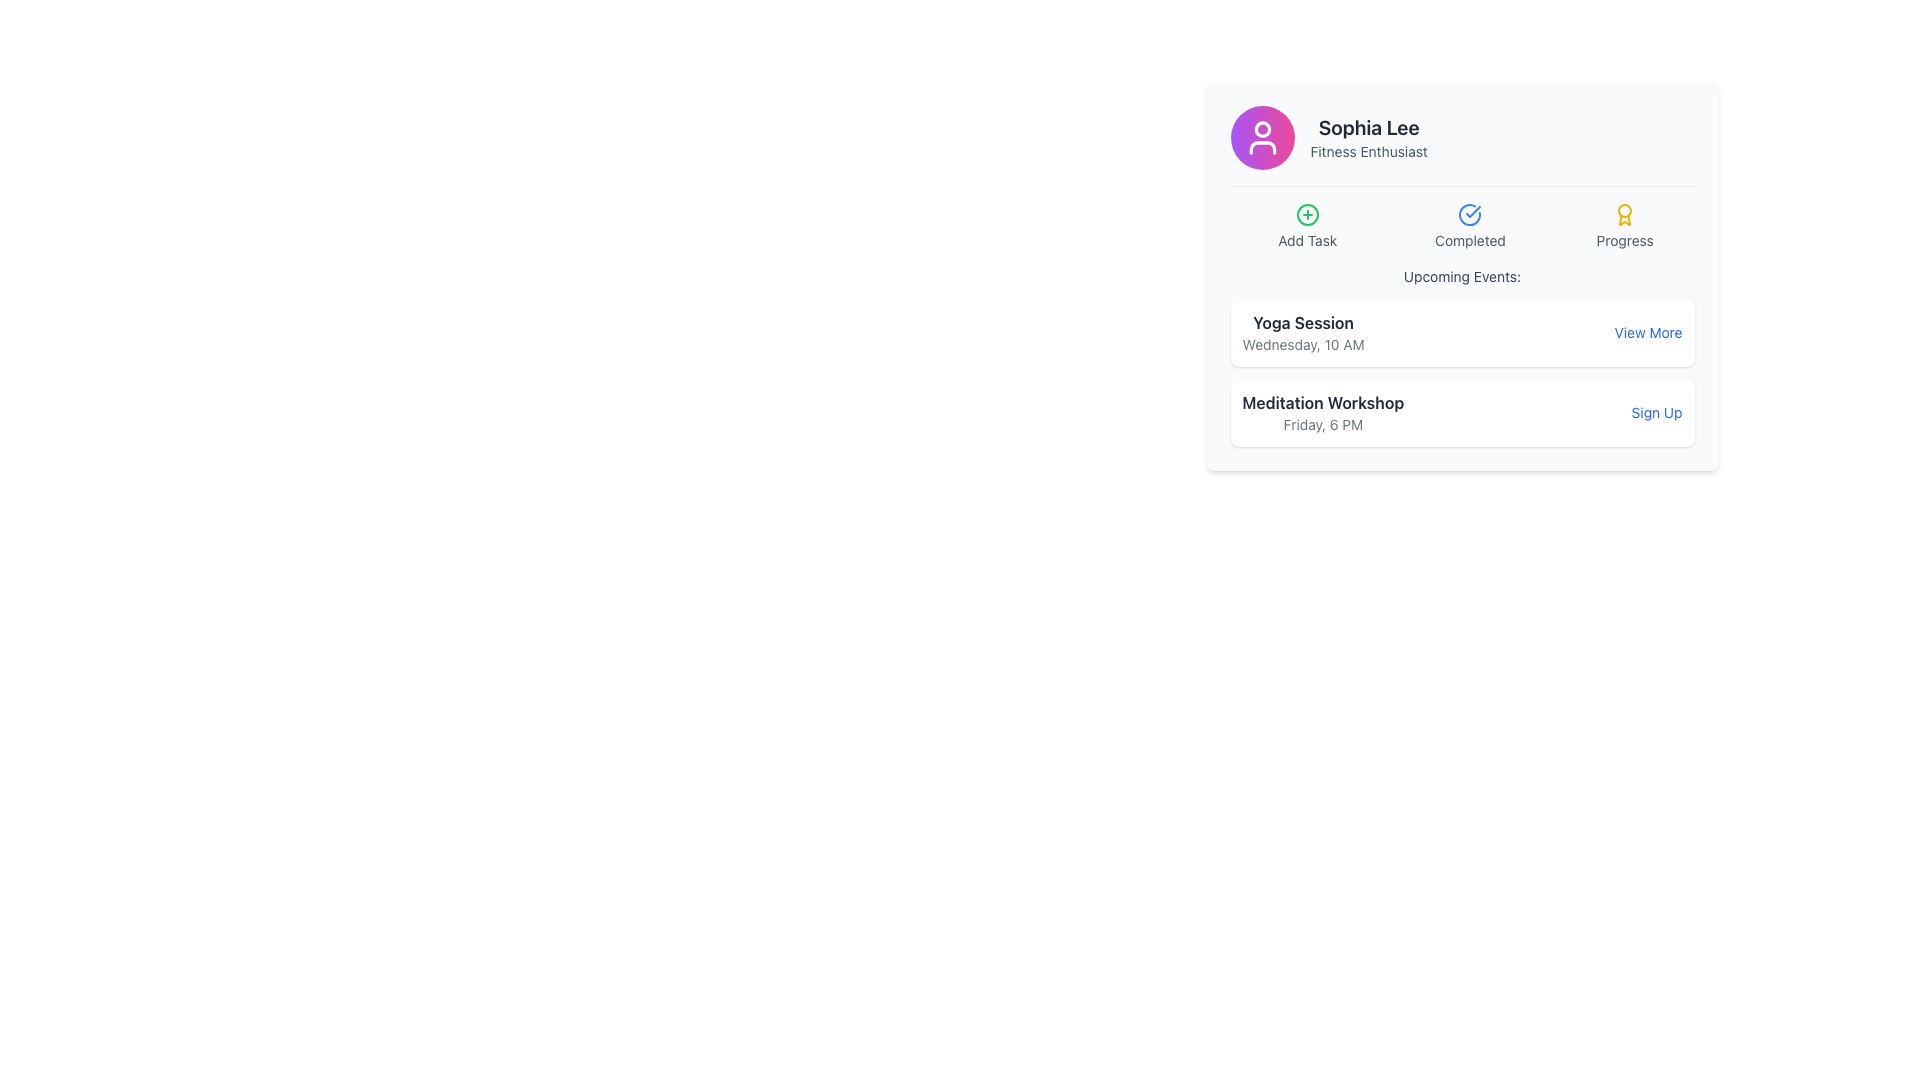  I want to click on the 'Fitness Enthusiast' text label, which is styled in a small font size and gray color, located directly below the 'Sophia Lee' text in the card-like UI component, so click(1368, 150).